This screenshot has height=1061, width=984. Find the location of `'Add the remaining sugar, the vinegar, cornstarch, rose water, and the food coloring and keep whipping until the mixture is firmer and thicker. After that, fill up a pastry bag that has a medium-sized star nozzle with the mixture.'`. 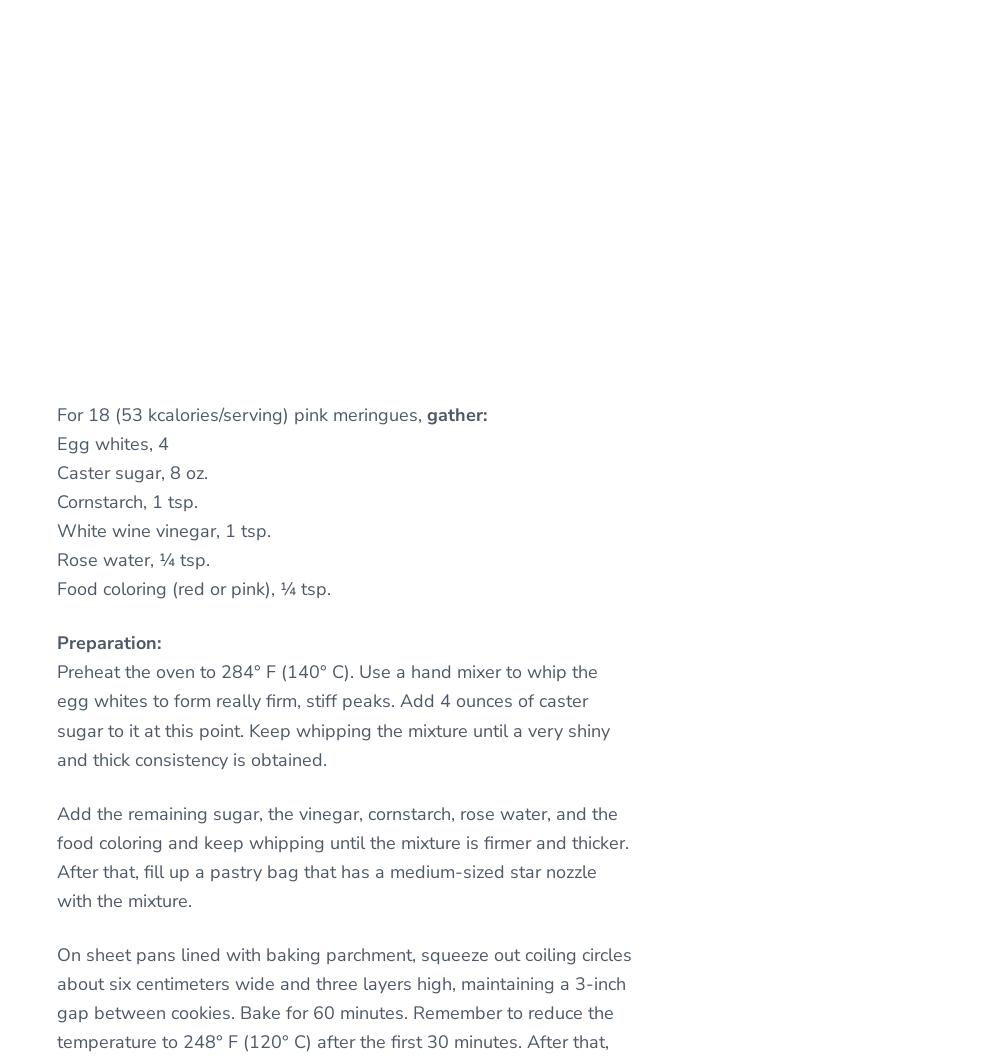

'Add the remaining sugar, the vinegar, cornstarch, rose water, and the food coloring and keep whipping until the mixture is firmer and thicker. After that, fill up a pastry bag that has a medium-sized star nozzle with the mixture.' is located at coordinates (342, 856).